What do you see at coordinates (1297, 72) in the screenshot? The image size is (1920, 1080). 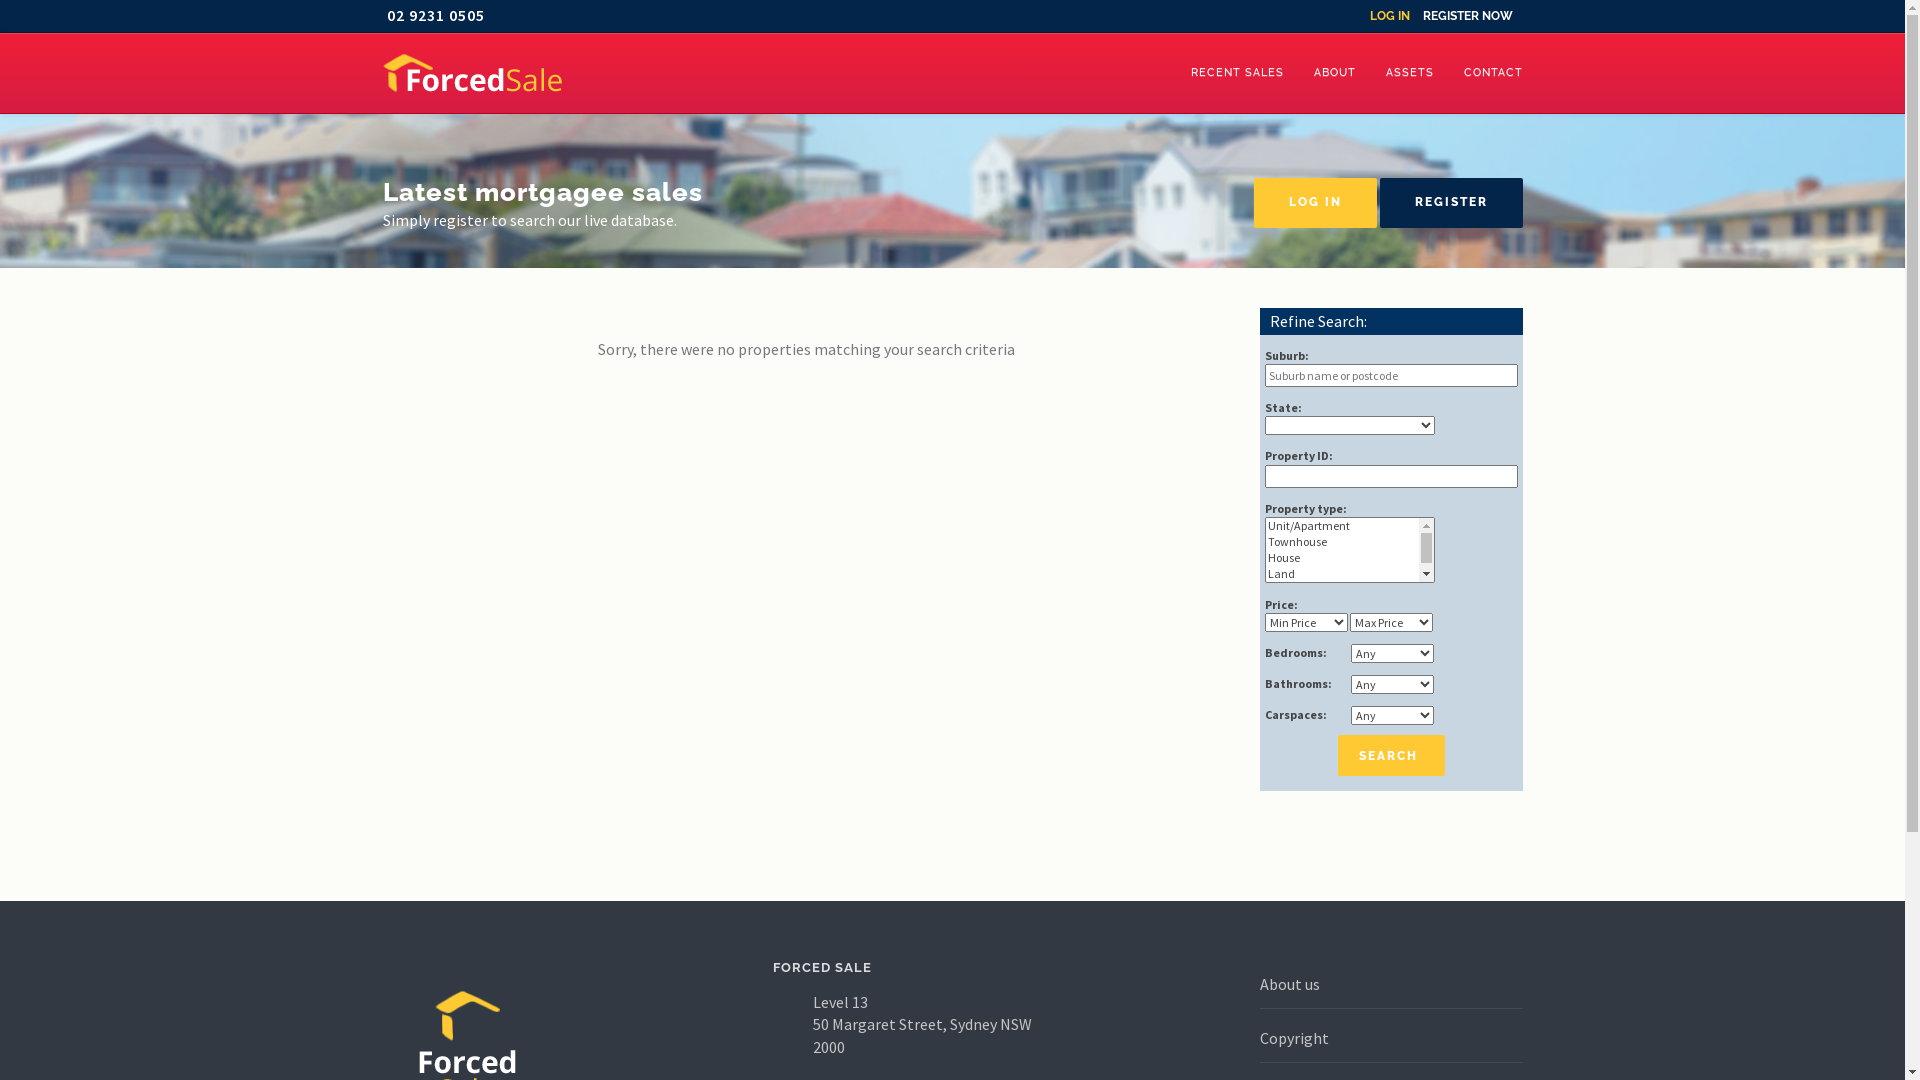 I see `'ABOUT'` at bounding box center [1297, 72].